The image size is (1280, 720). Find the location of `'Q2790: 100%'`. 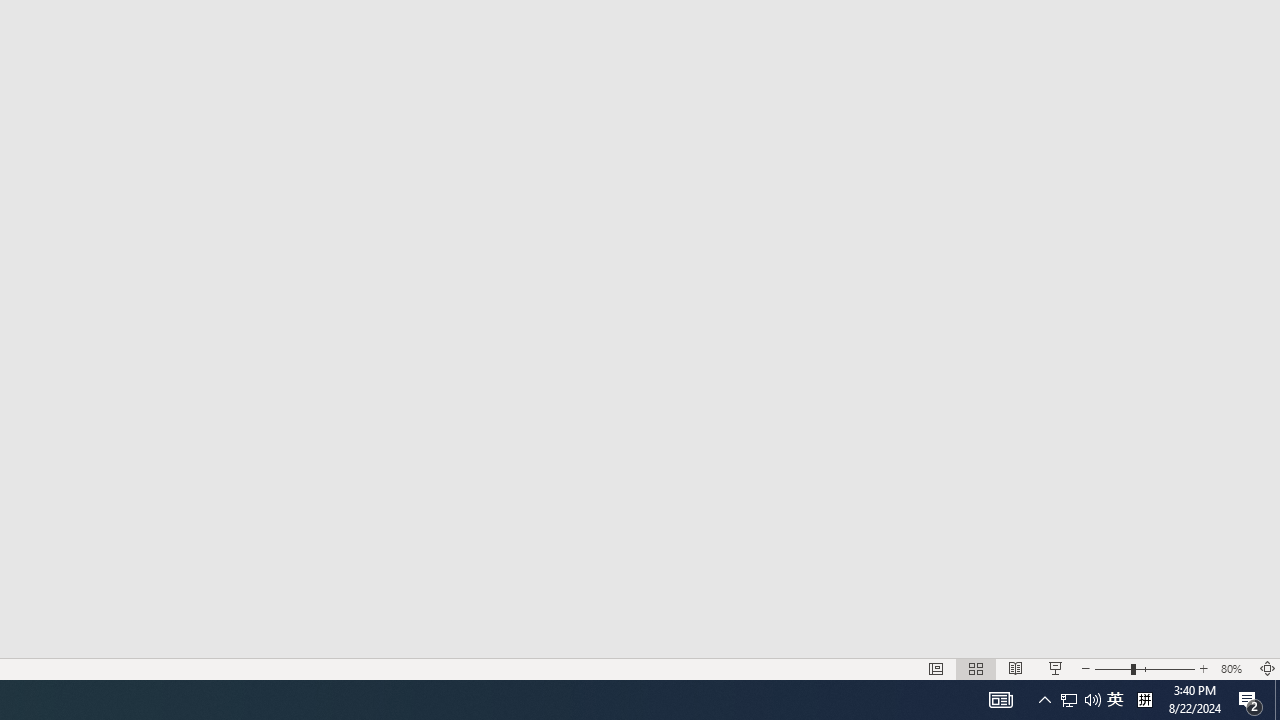

'Q2790: 100%' is located at coordinates (1079, 698).